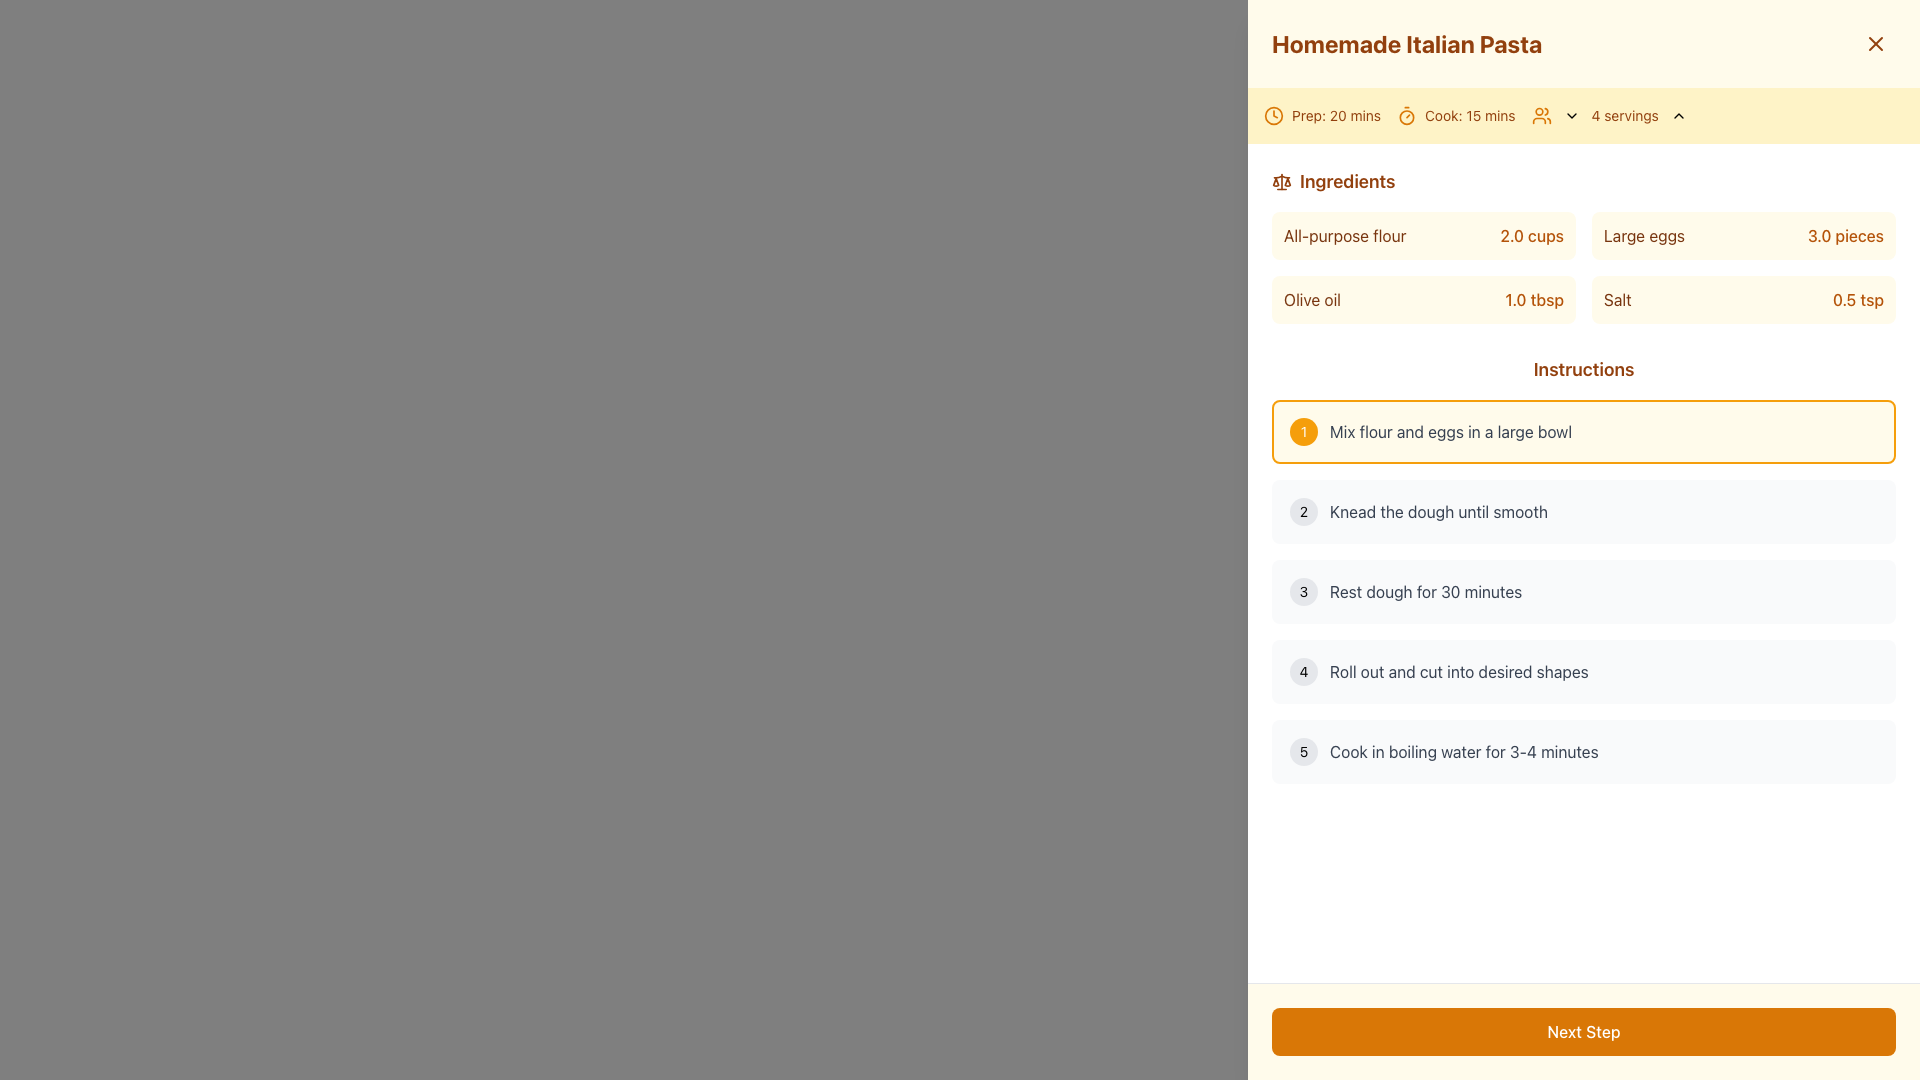 This screenshot has height=1080, width=1920. Describe the element at coordinates (1304, 752) in the screenshot. I see `the step number label located in the right panel under the 'Instructions' heading, which visually aligns with the instruction 'Cook in boiling water for 3-4 minutes'` at that location.